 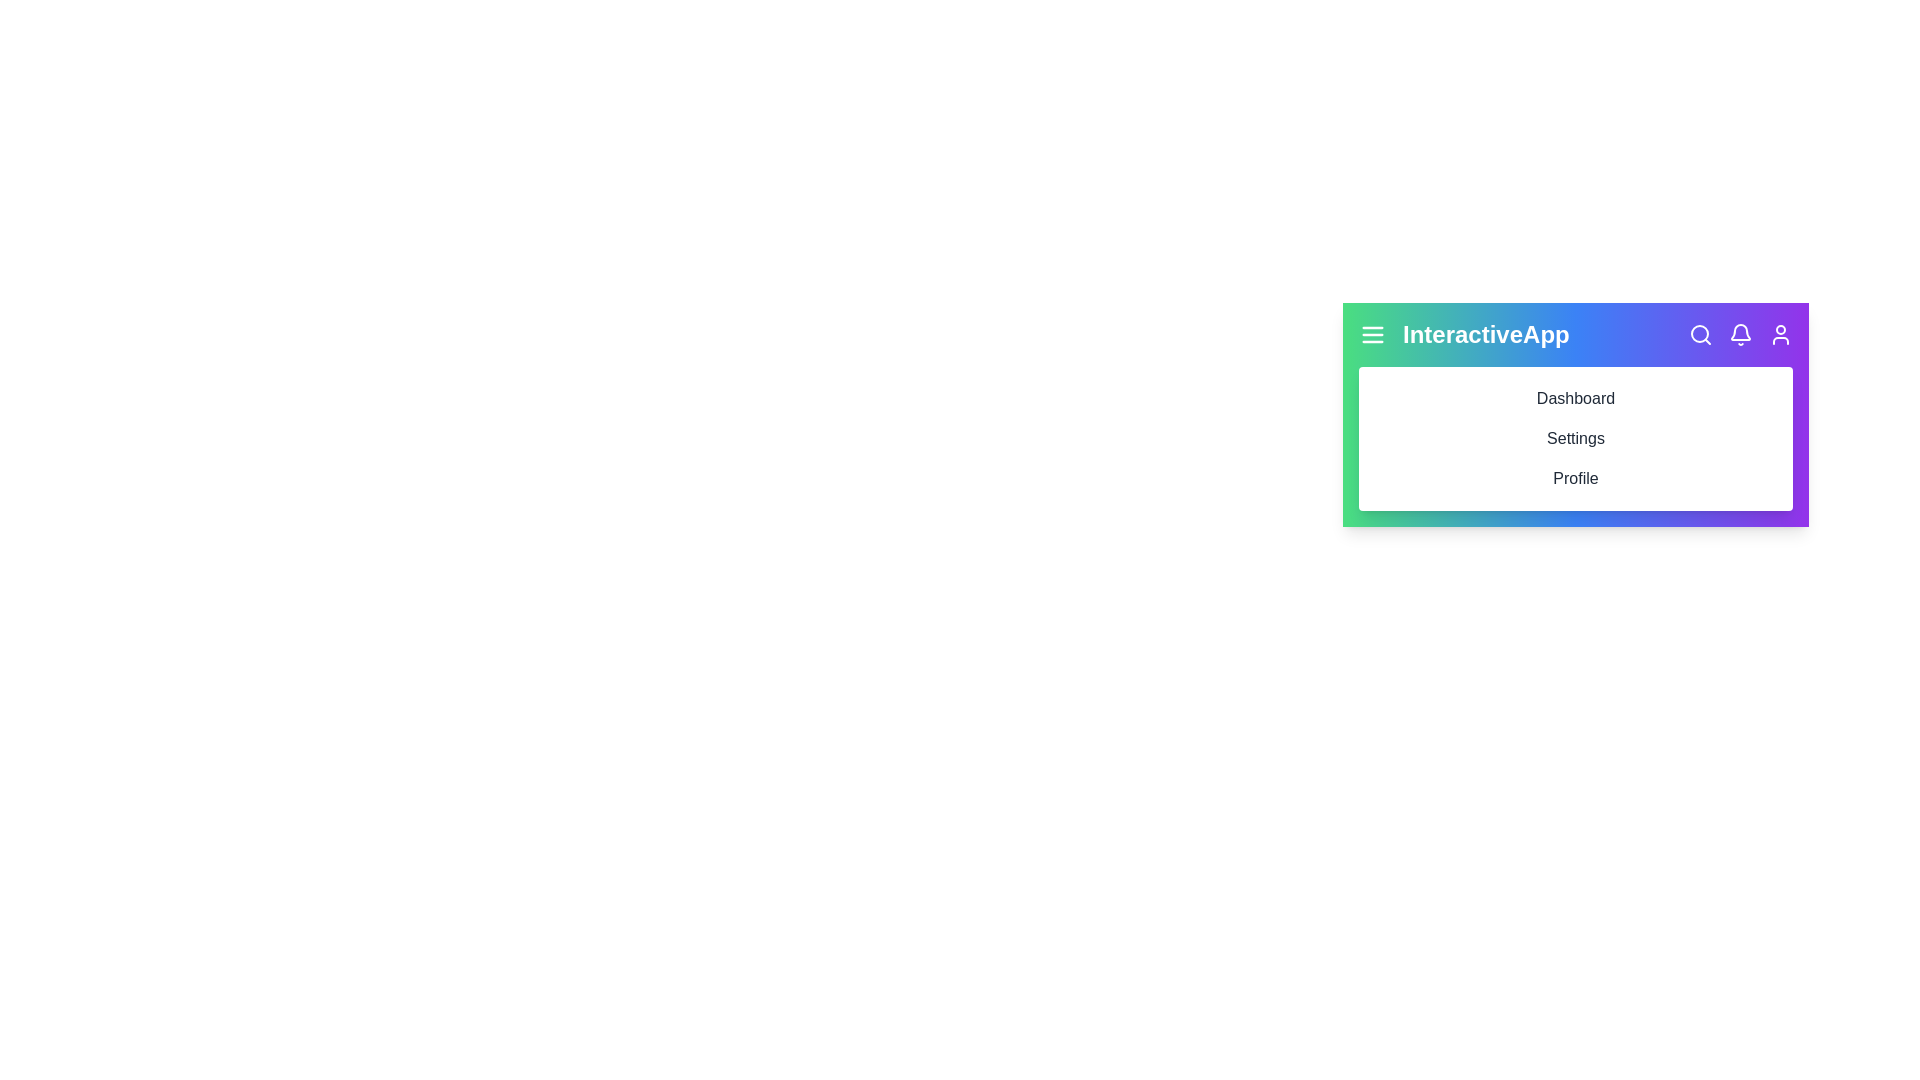 I want to click on the search icon to toggle the search feature, so click(x=1699, y=334).